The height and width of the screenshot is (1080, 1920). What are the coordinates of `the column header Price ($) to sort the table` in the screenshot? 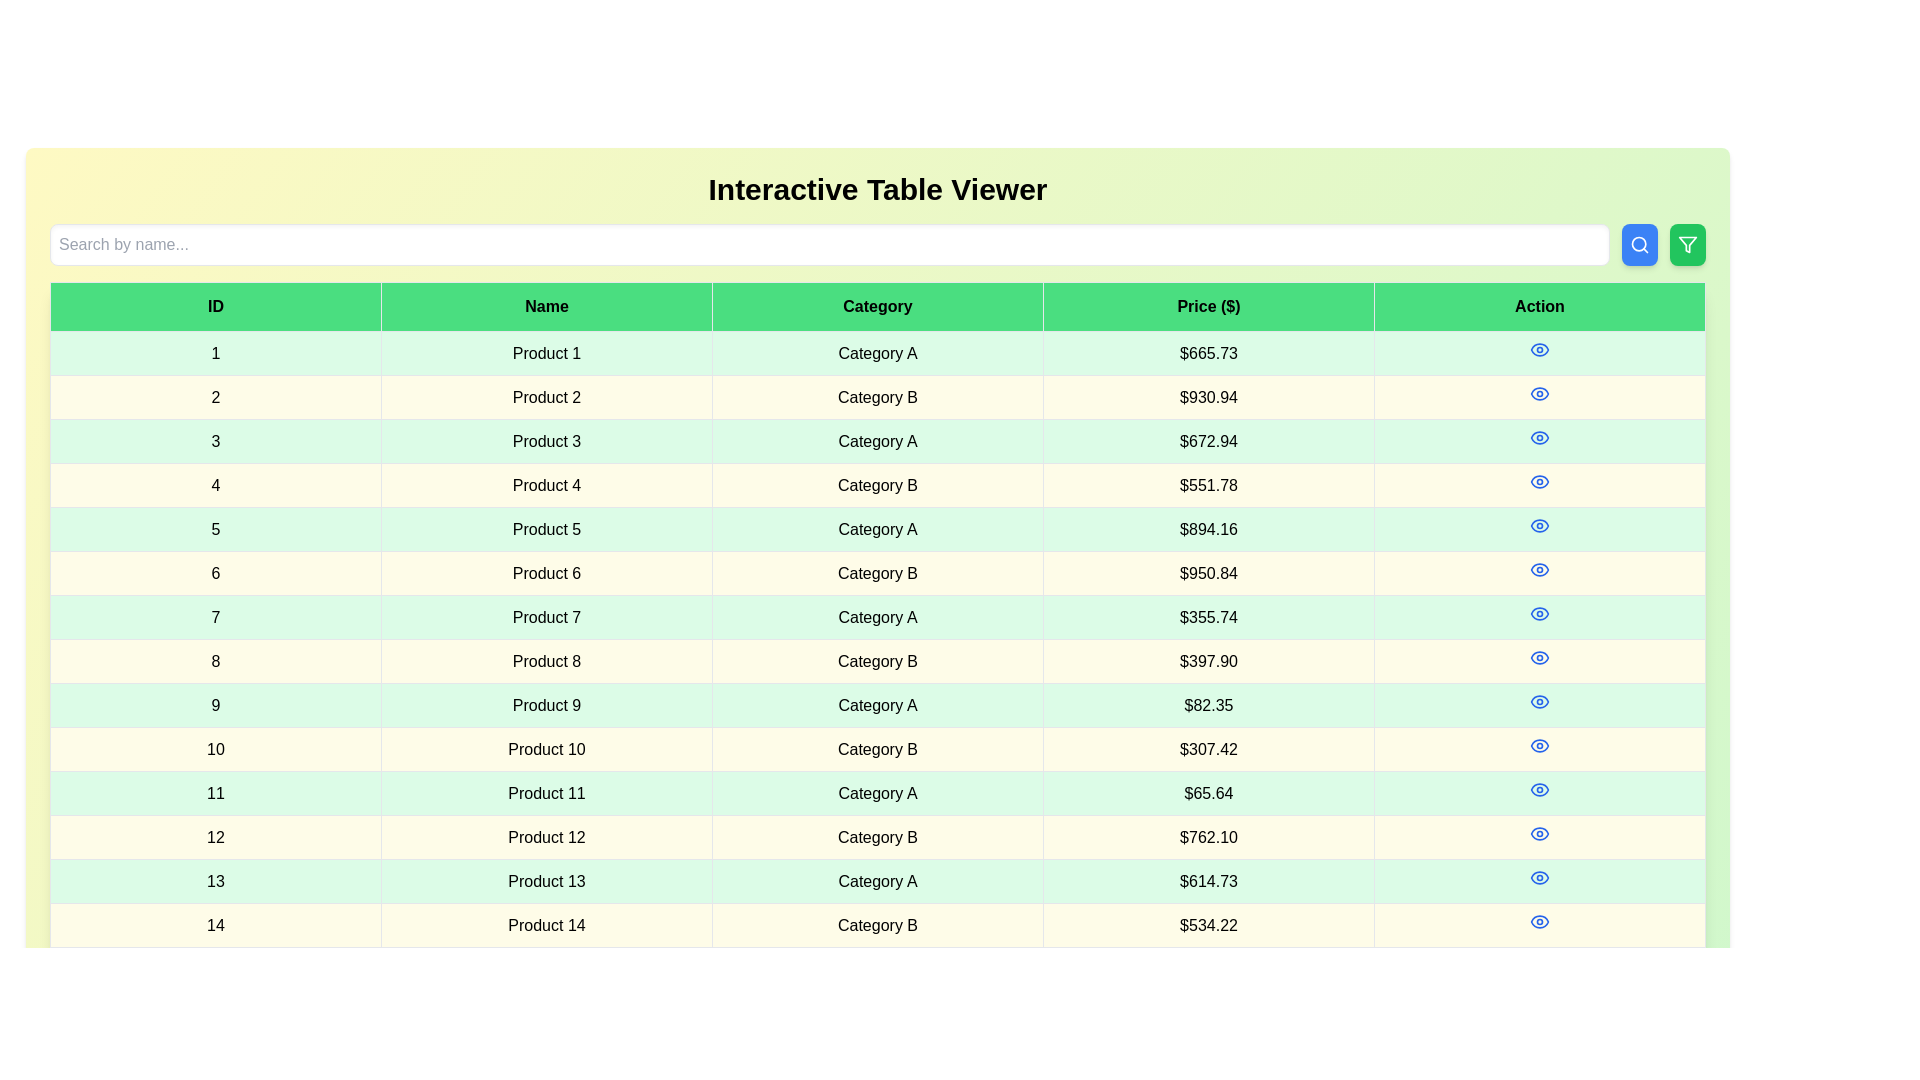 It's located at (1208, 307).